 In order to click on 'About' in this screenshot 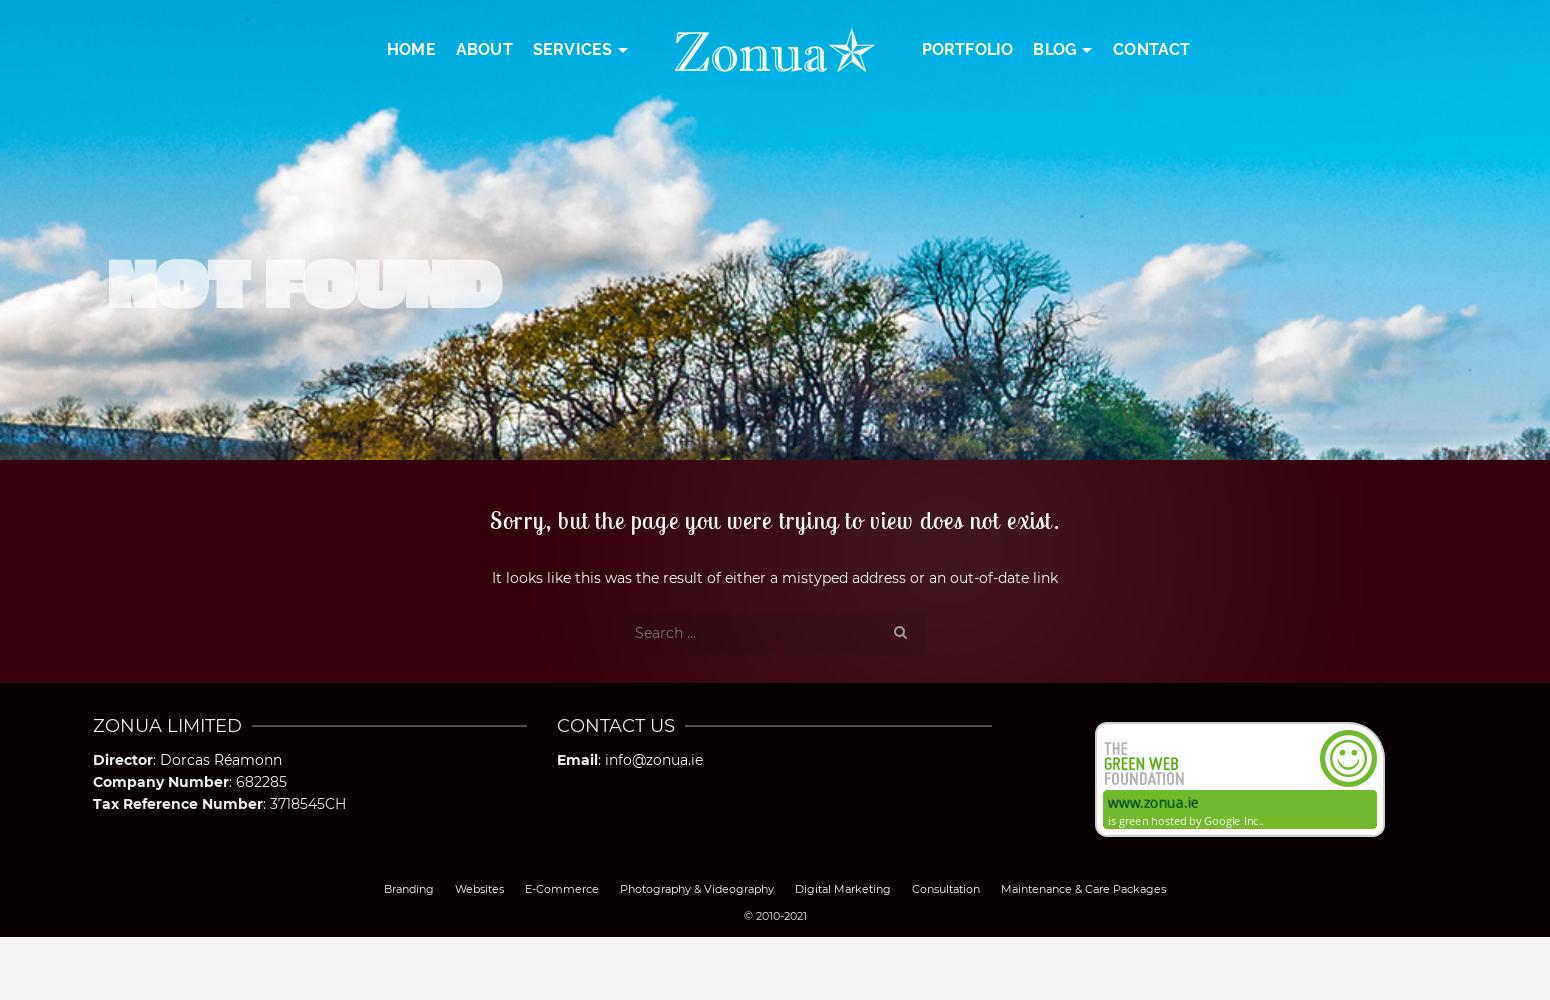, I will do `click(482, 49)`.